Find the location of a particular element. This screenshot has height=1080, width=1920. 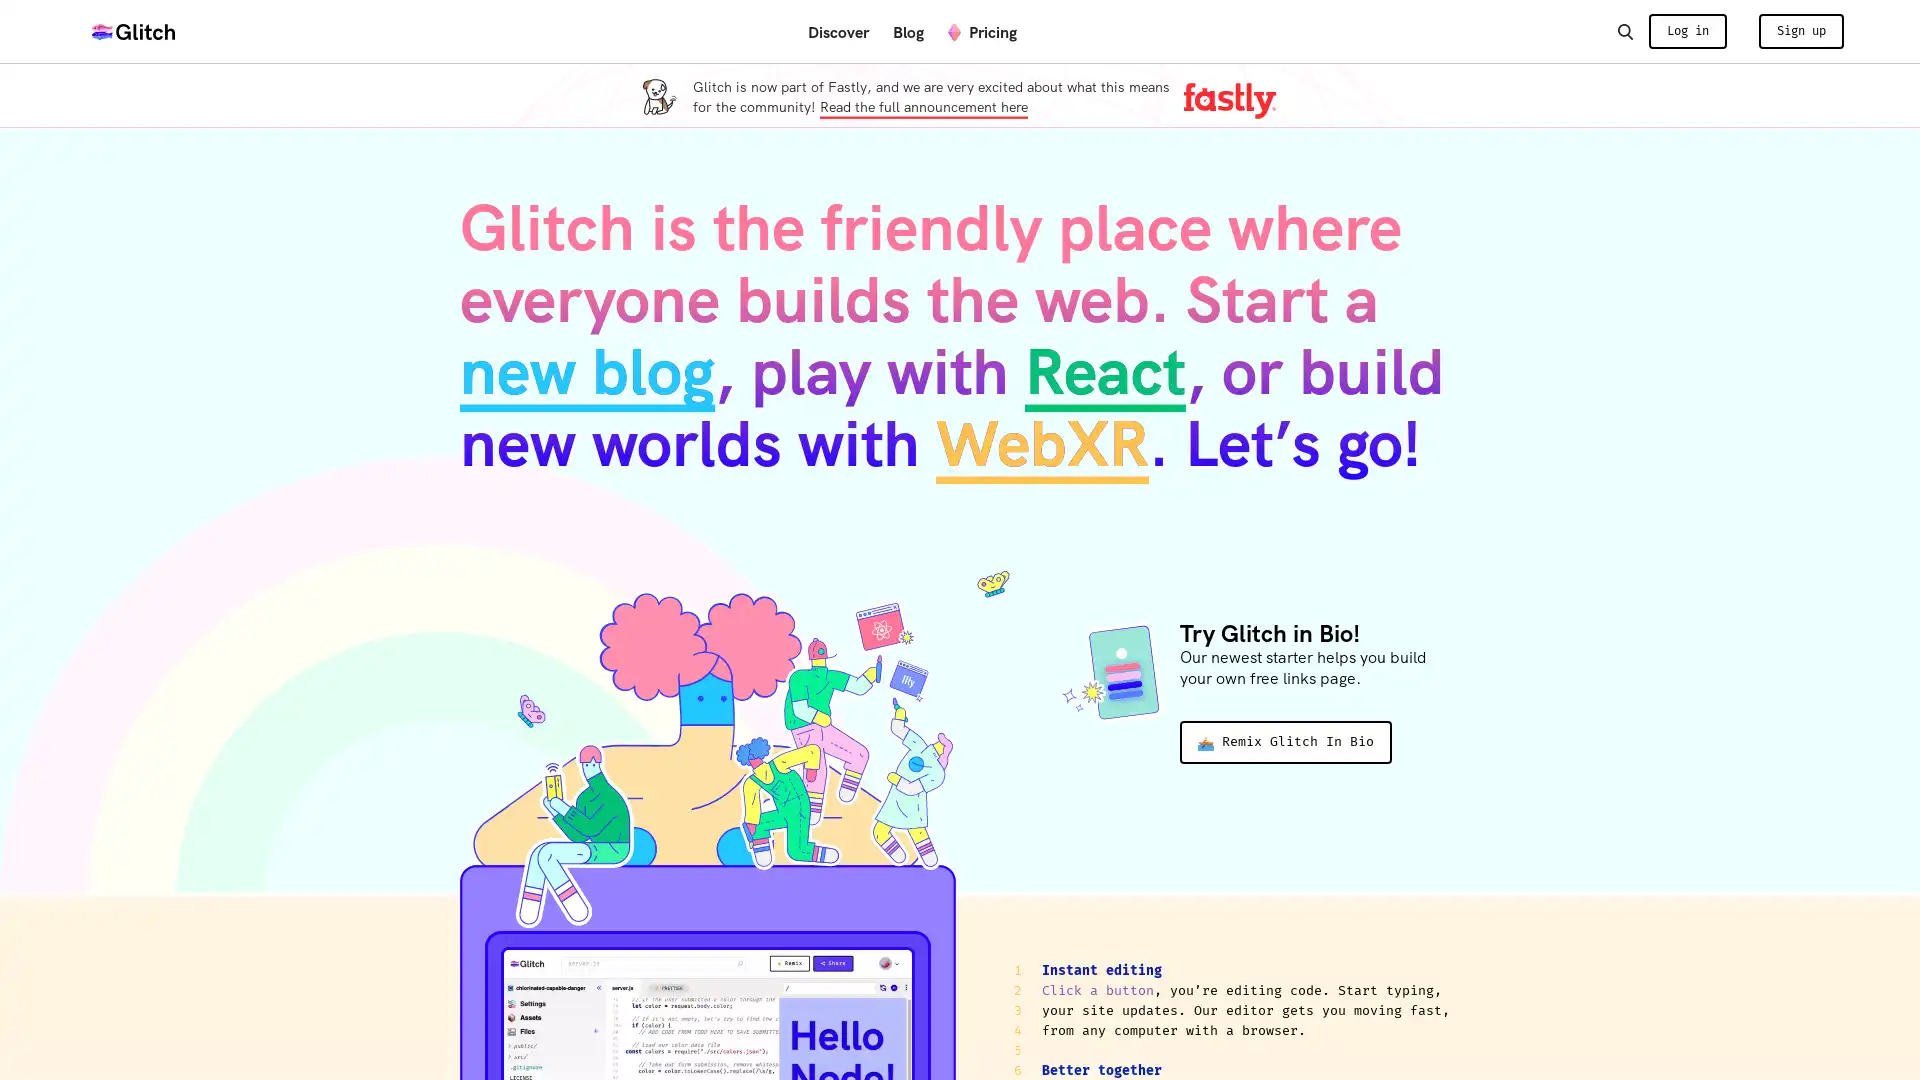

Search Glitch is located at coordinates (1624, 30).